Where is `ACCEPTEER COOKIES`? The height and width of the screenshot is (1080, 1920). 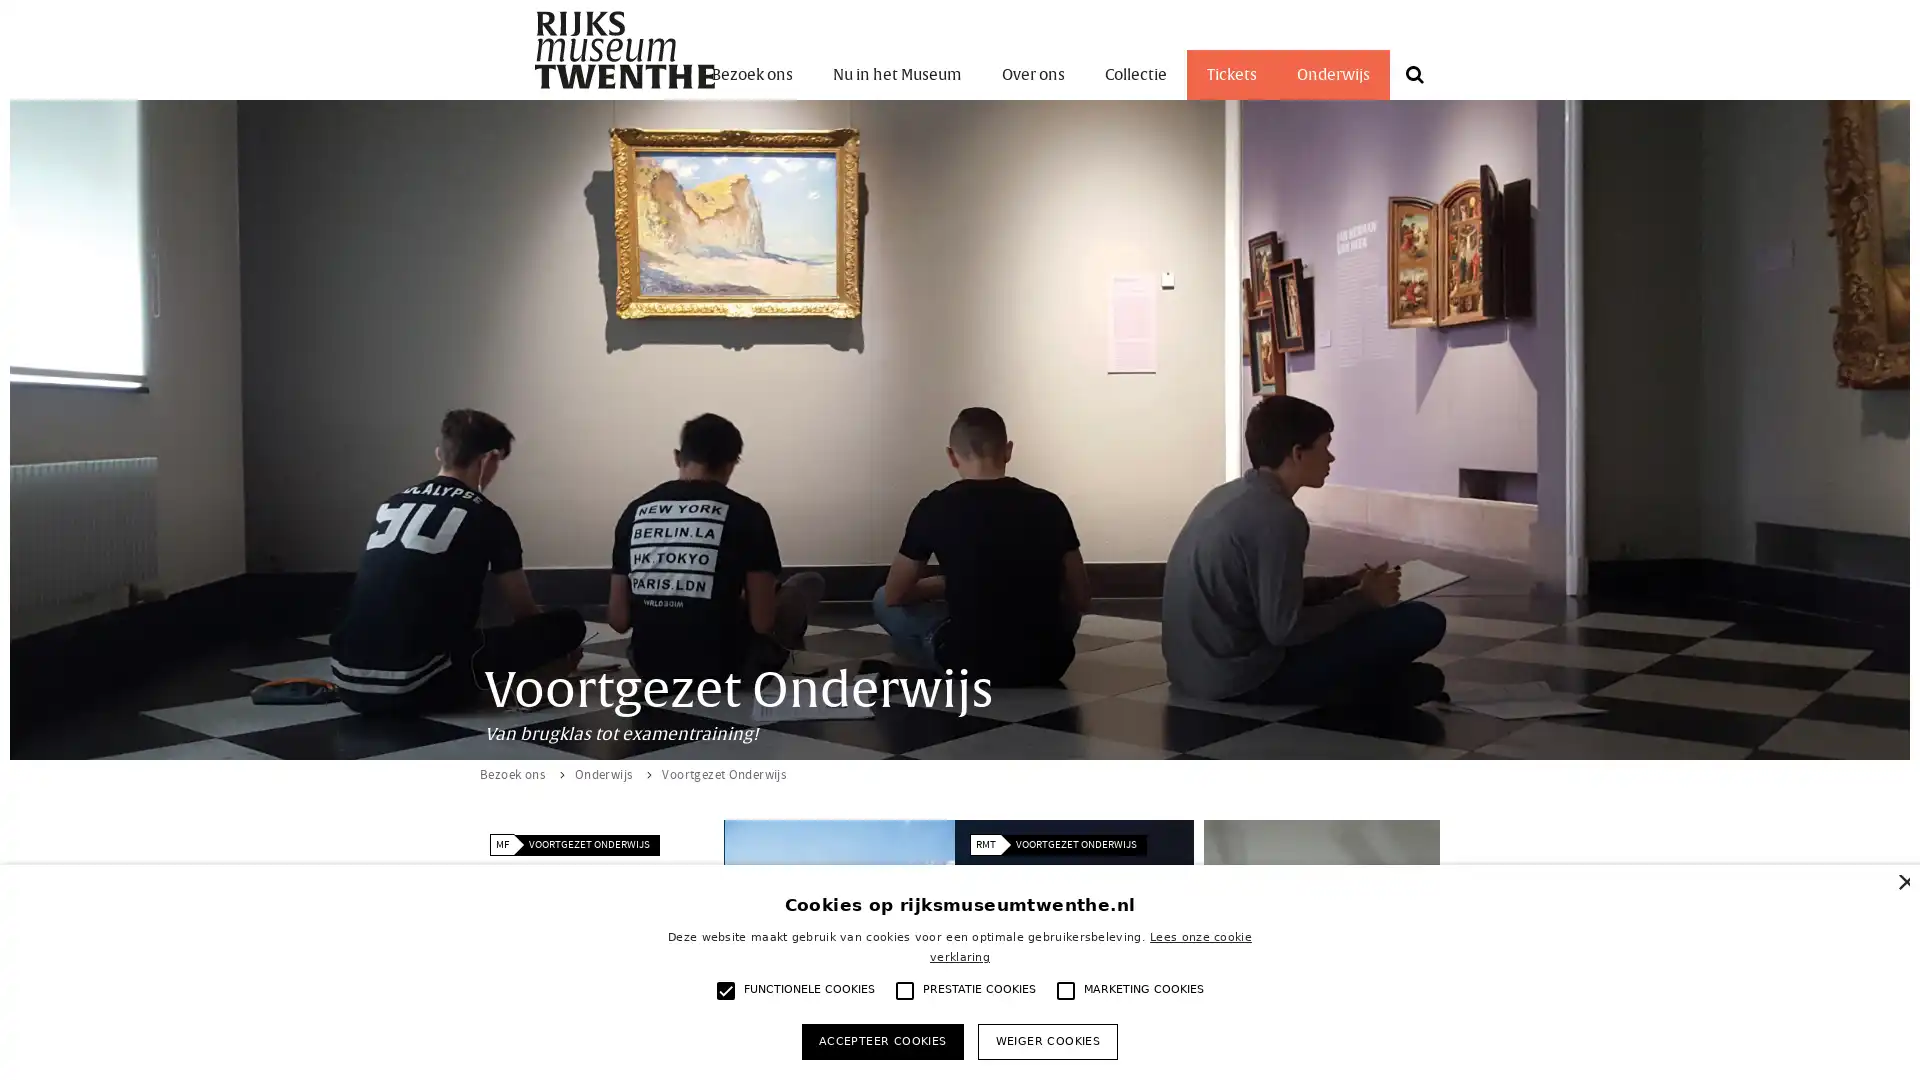
ACCEPTEER COOKIES is located at coordinates (881, 1040).